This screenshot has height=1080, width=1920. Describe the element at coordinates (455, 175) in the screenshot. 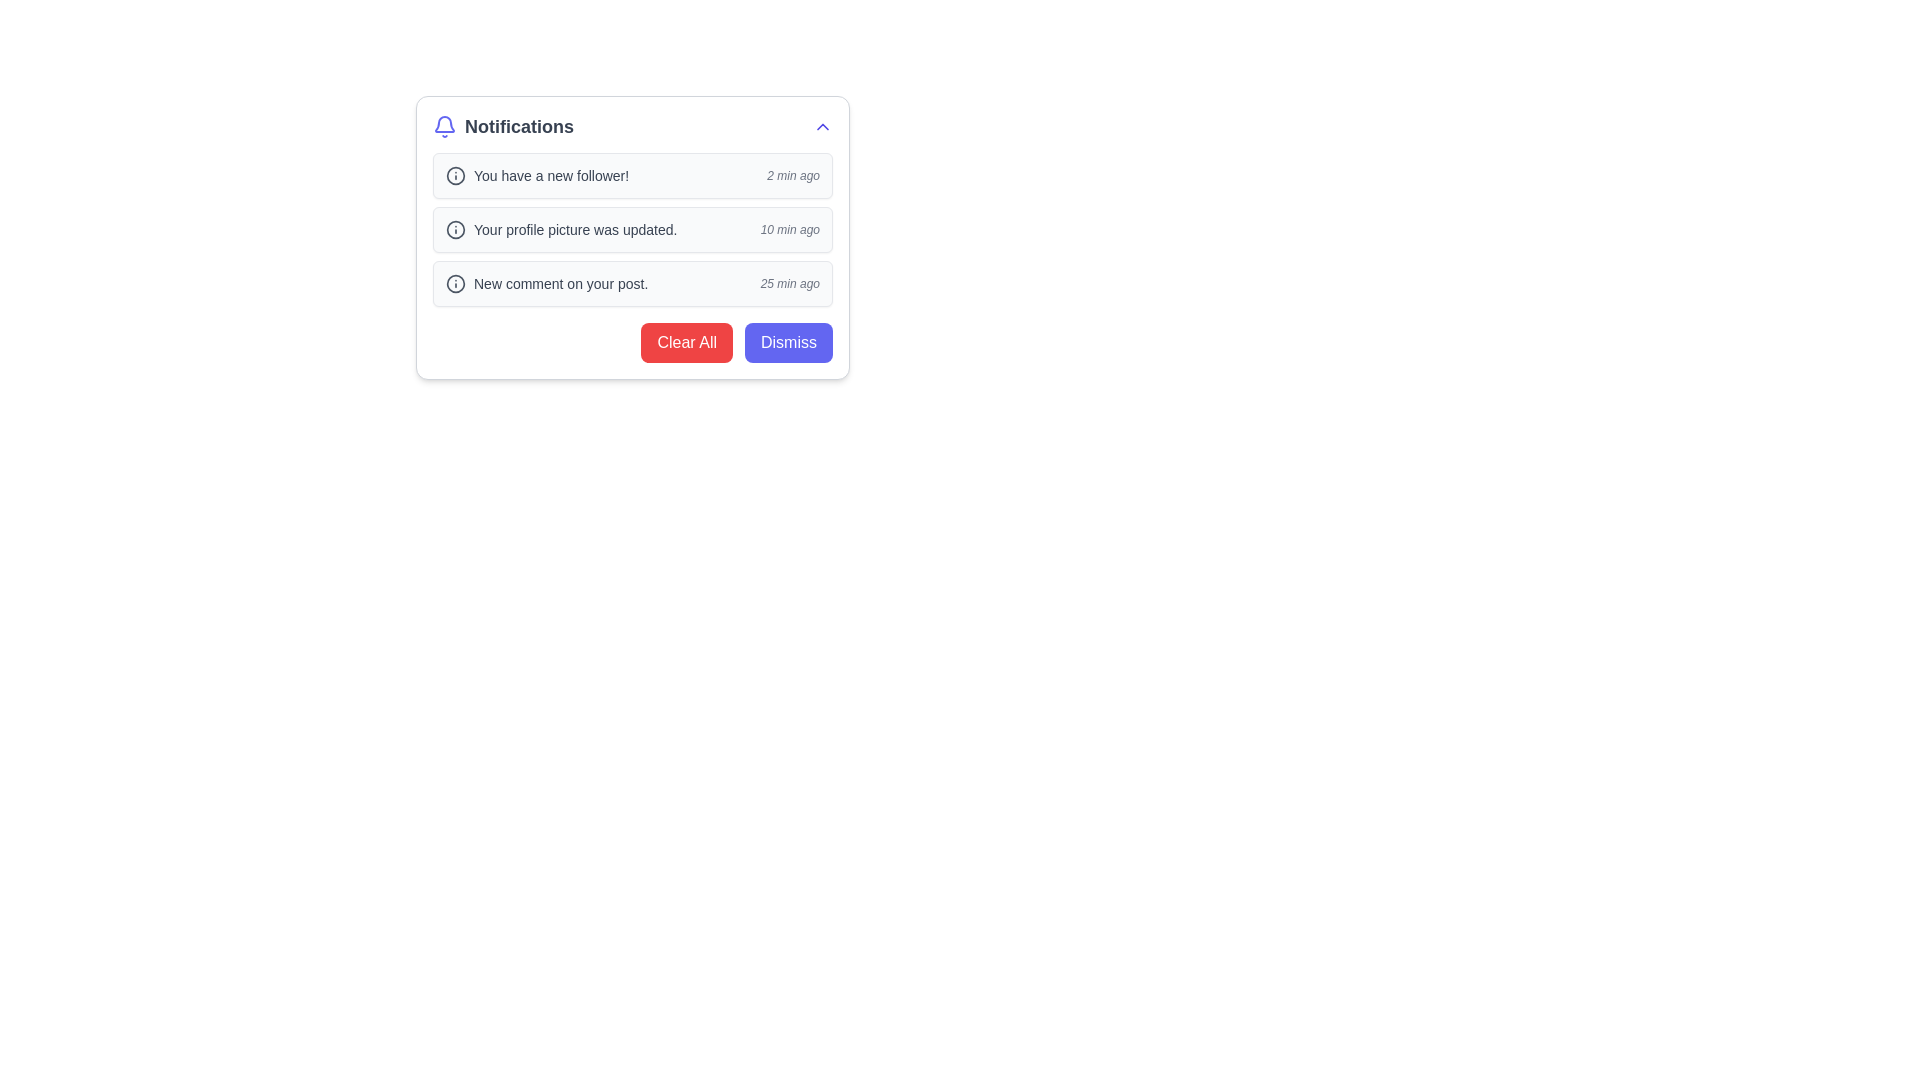

I see `the circular icon containing the letter 'i' in gray color, located to the left of the text 'You have a new follower!' in the first notification item under the 'Notifications' header` at that location.